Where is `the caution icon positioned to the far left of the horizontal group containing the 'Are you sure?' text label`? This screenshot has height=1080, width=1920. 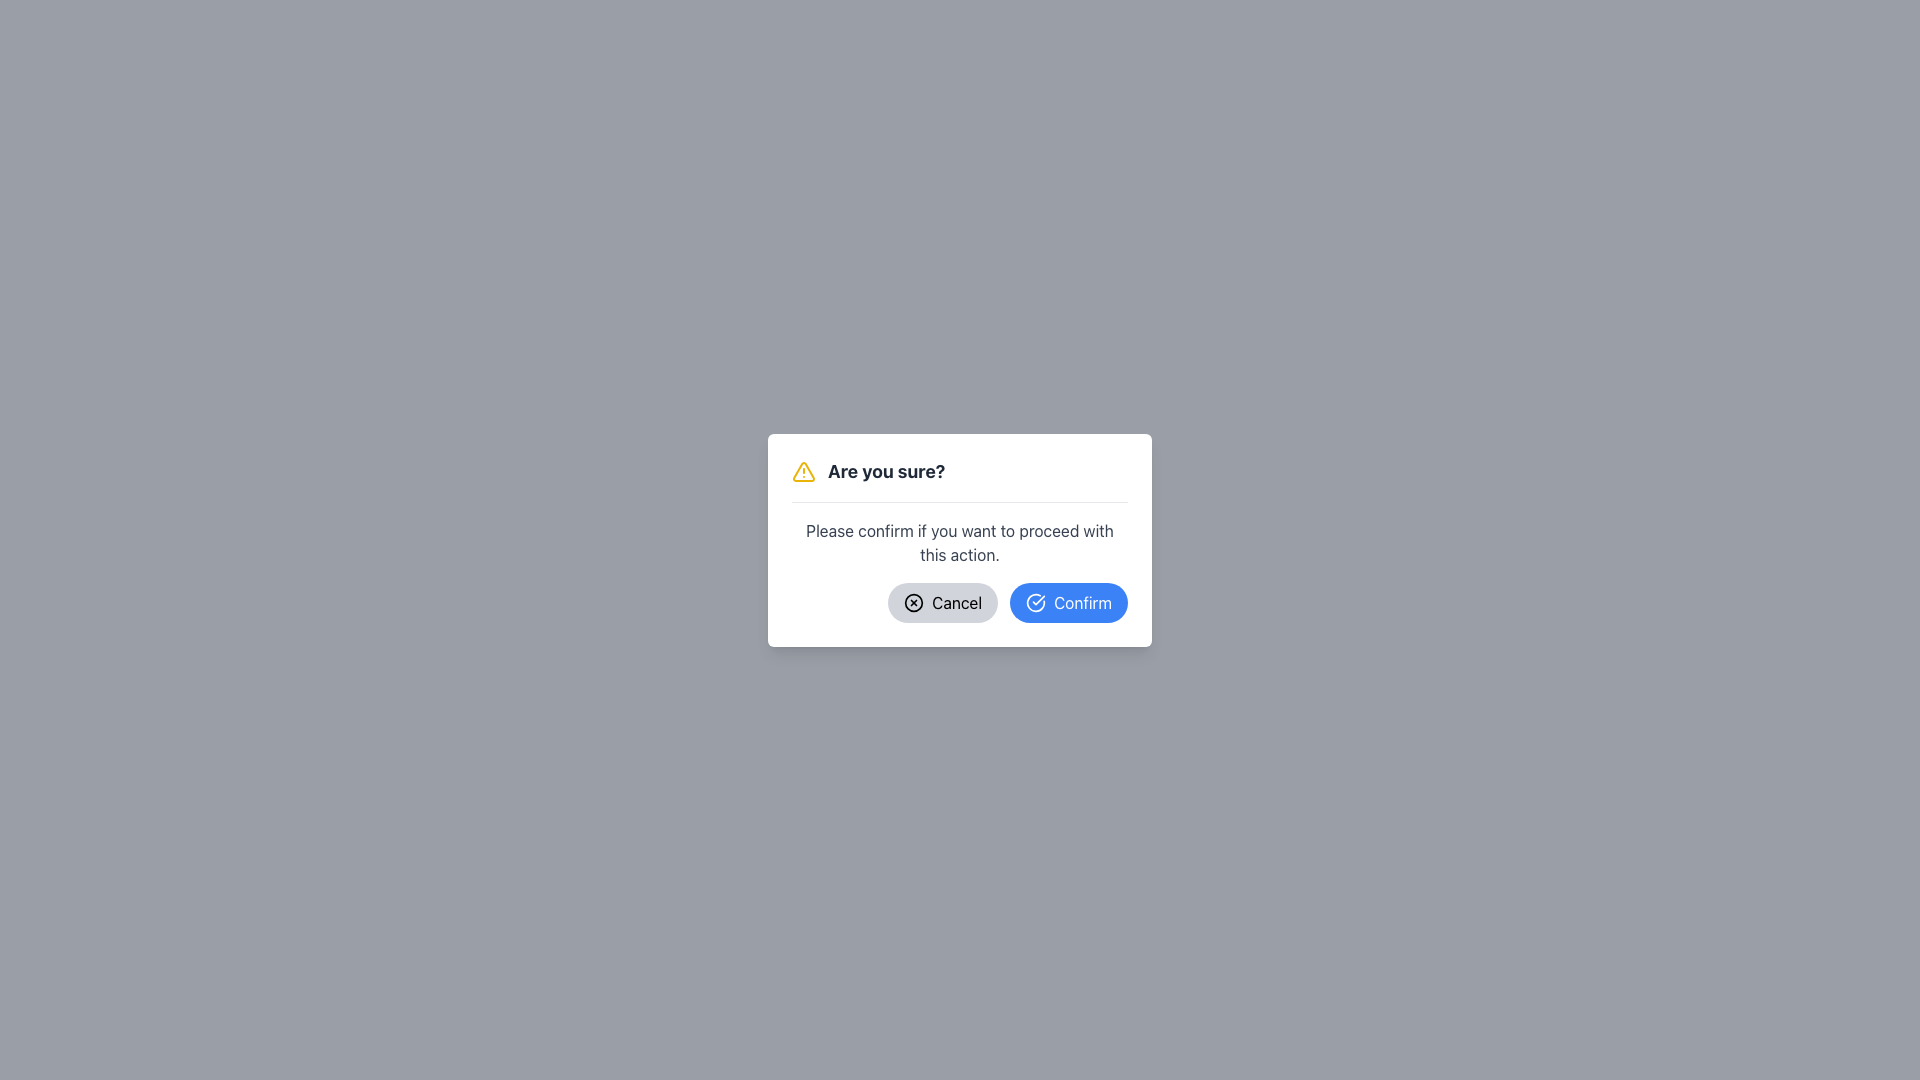
the caution icon positioned to the far left of the horizontal group containing the 'Are you sure?' text label is located at coordinates (804, 471).